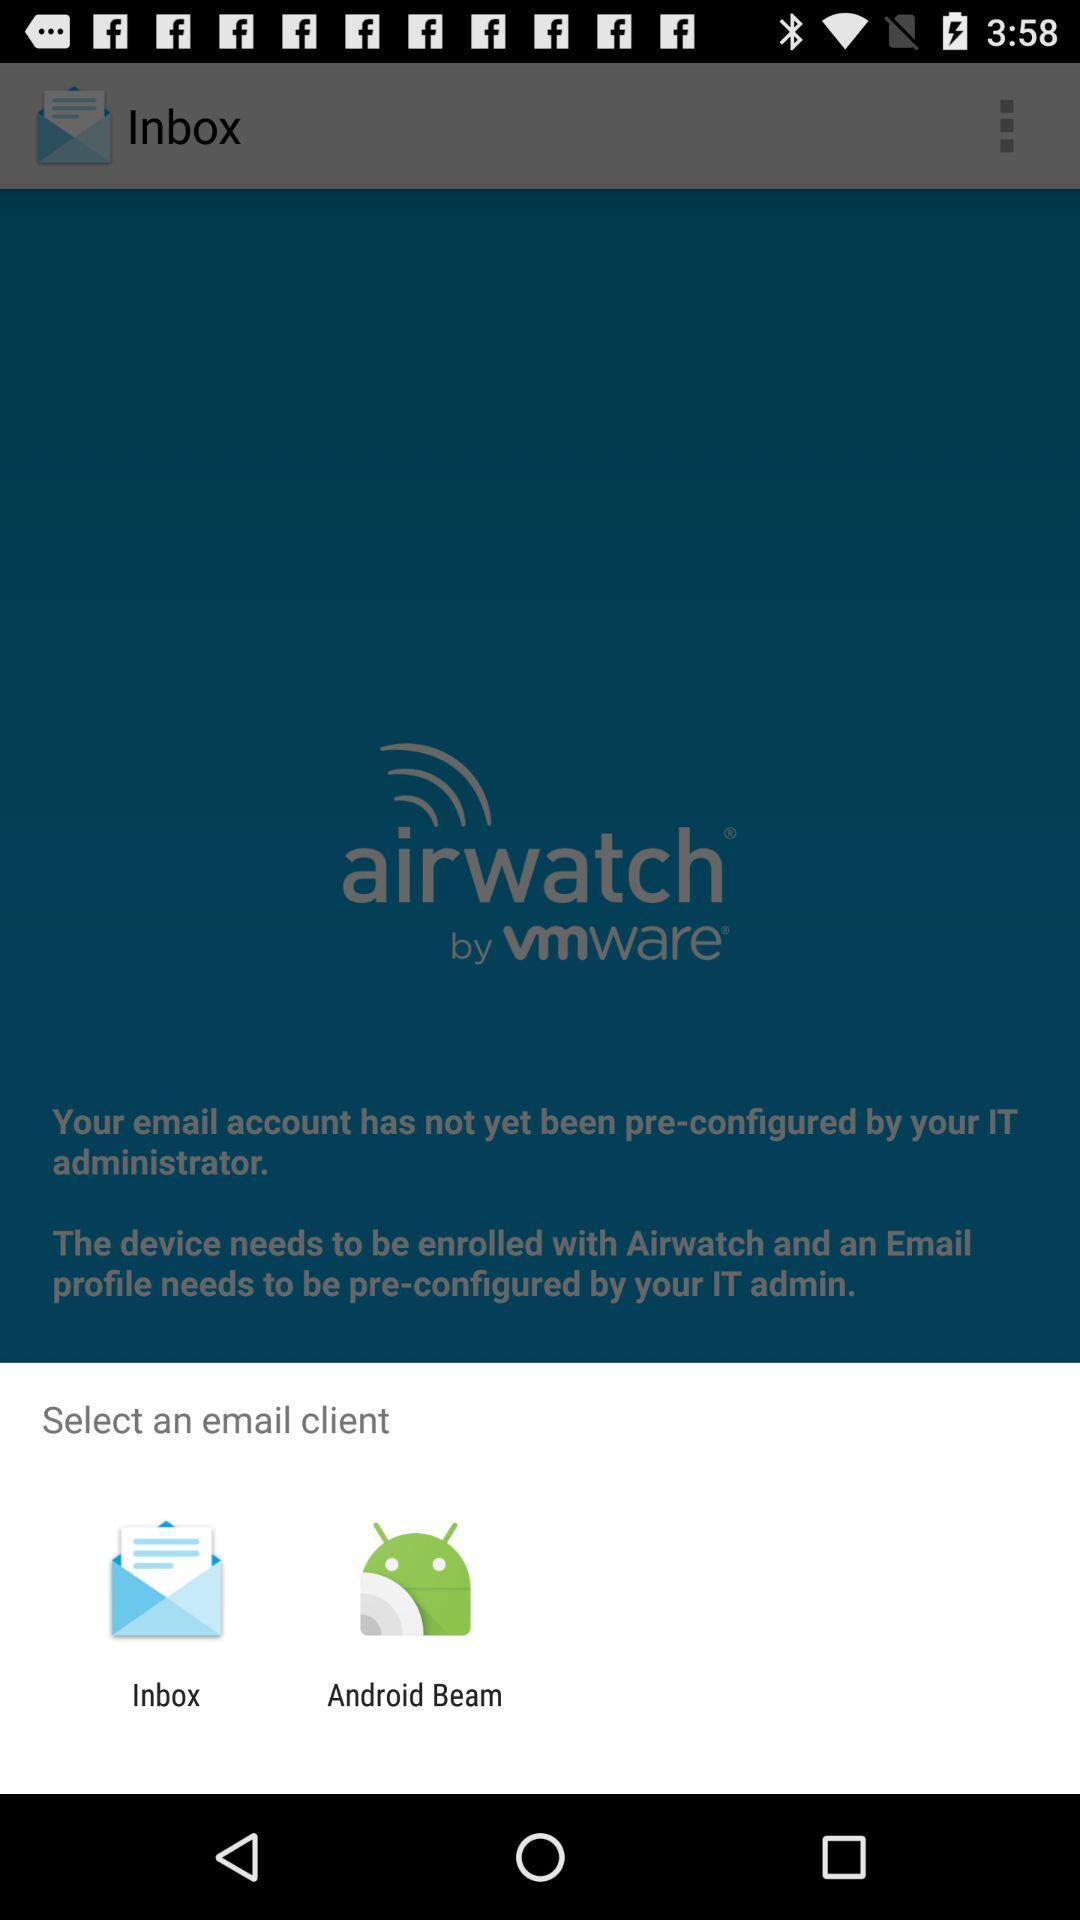  What do you see at coordinates (165, 1711) in the screenshot?
I see `inbox icon` at bounding box center [165, 1711].